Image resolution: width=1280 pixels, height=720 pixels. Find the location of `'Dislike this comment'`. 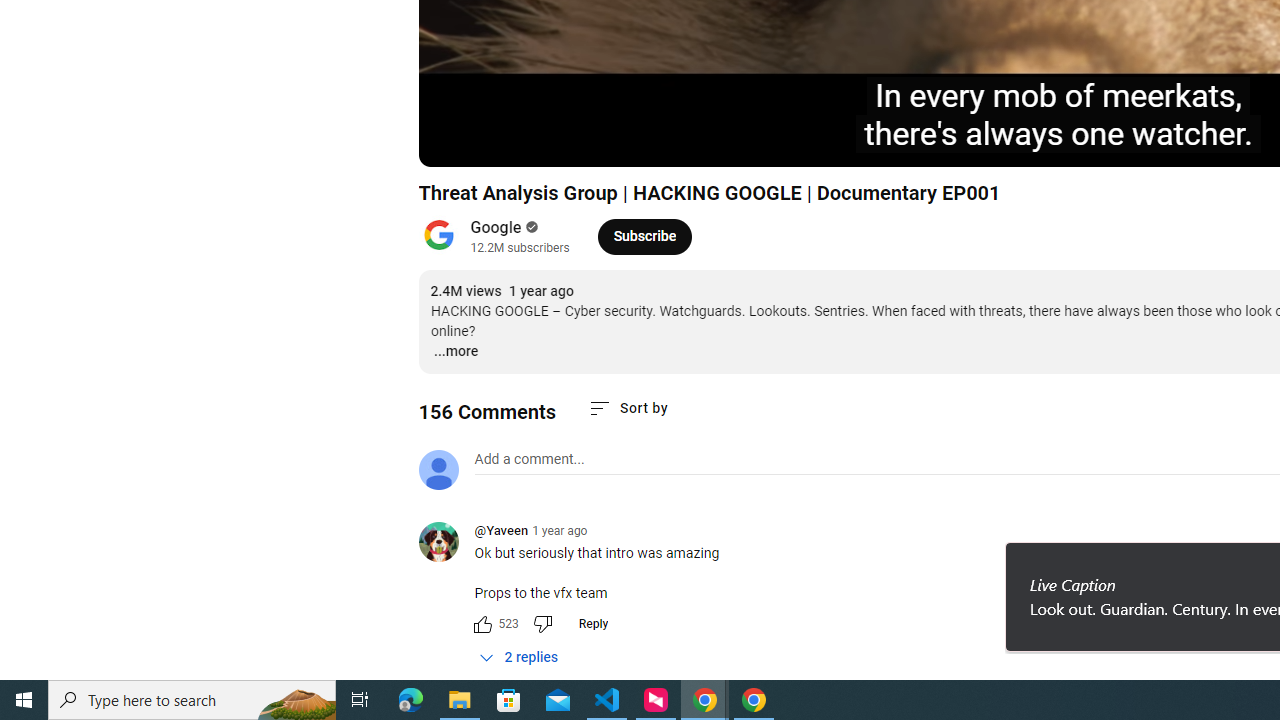

'Dislike this comment' is located at coordinates (542, 622).